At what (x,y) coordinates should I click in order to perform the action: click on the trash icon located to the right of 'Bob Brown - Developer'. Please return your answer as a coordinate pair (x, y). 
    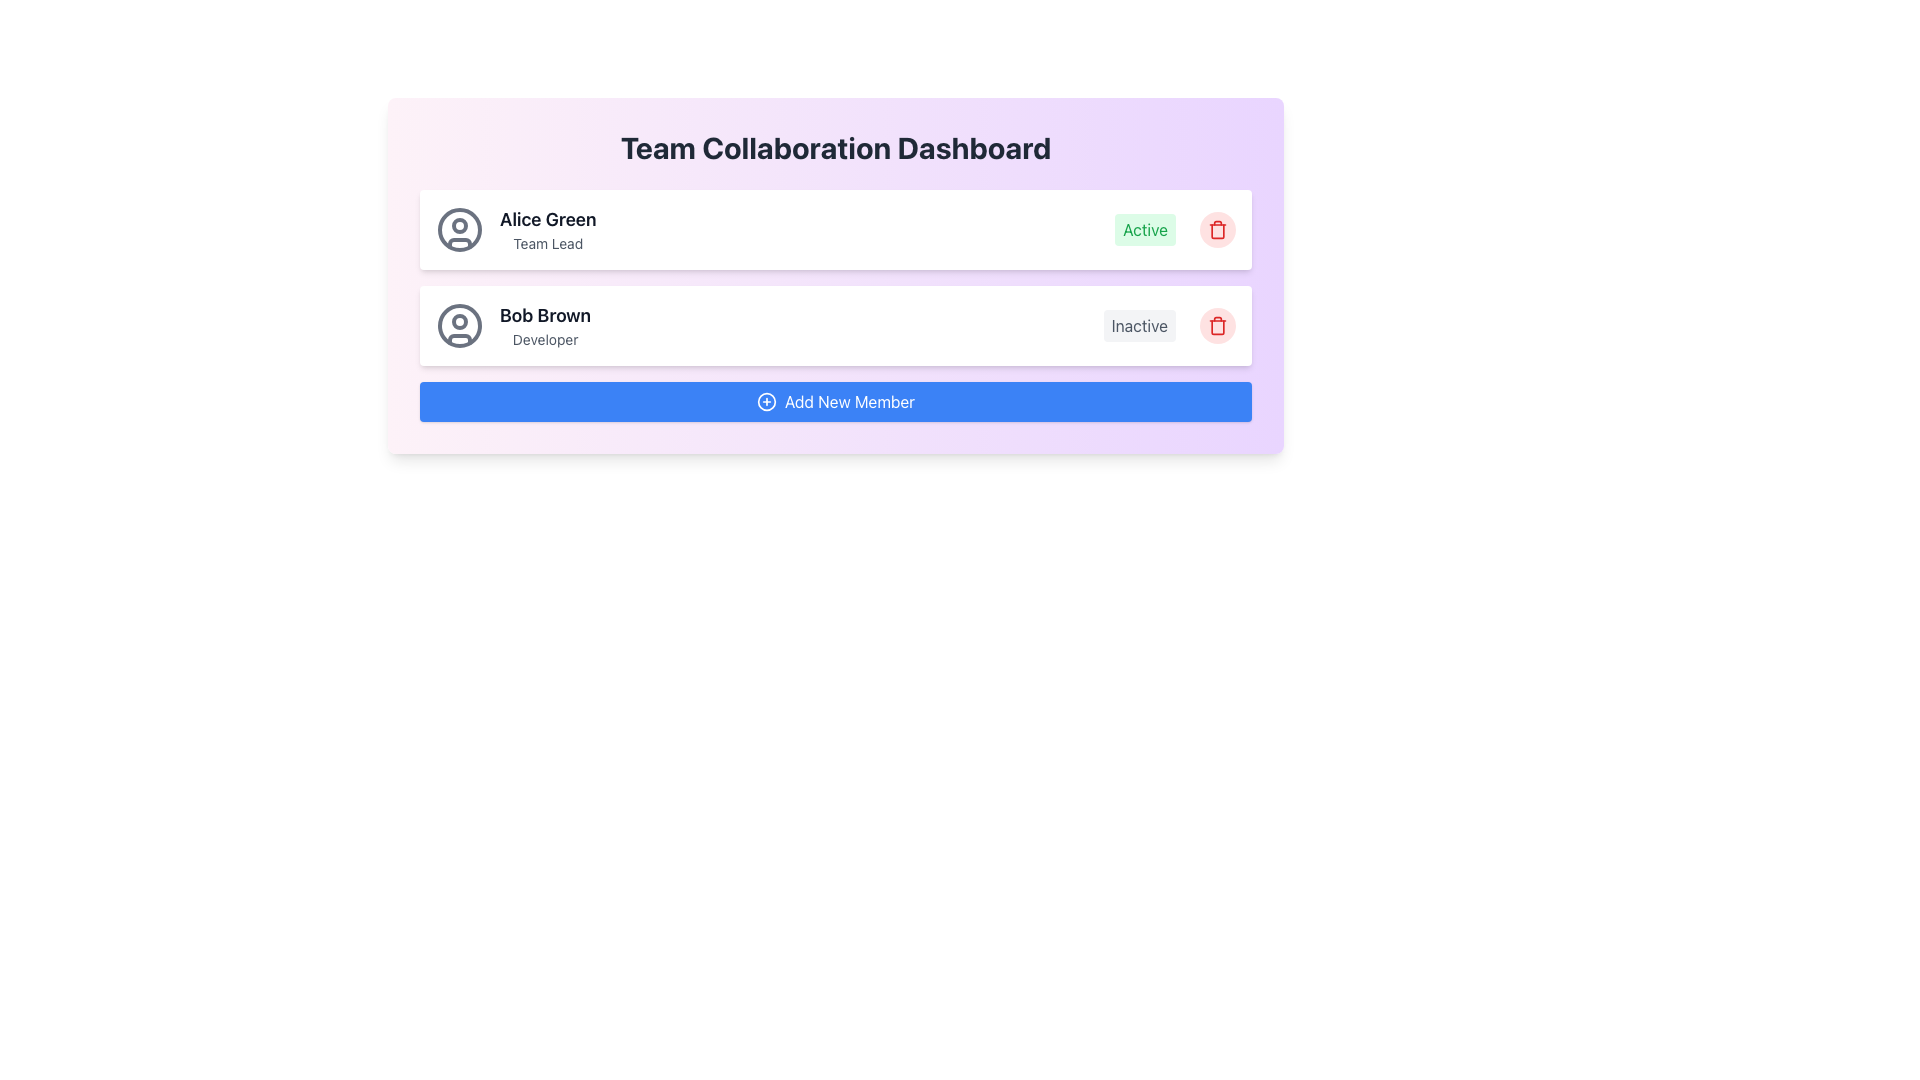
    Looking at the image, I should click on (1217, 326).